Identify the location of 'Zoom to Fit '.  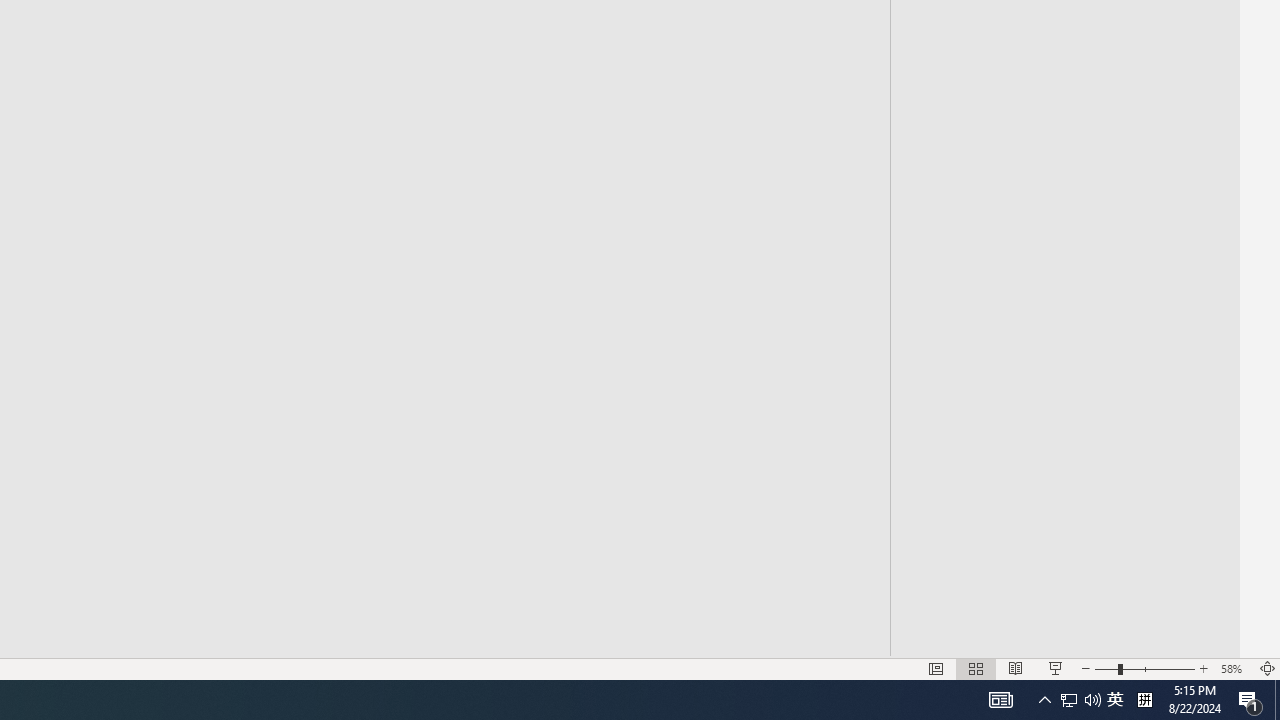
(1266, 669).